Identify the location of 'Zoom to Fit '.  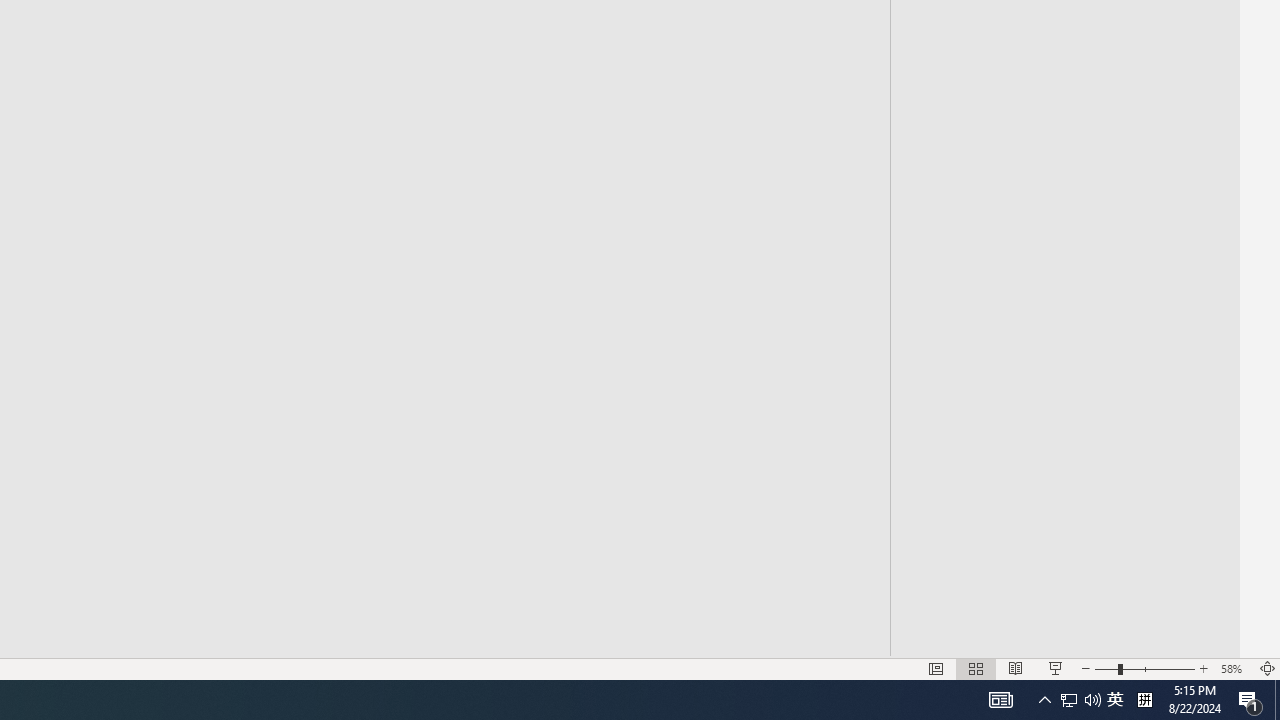
(1266, 669).